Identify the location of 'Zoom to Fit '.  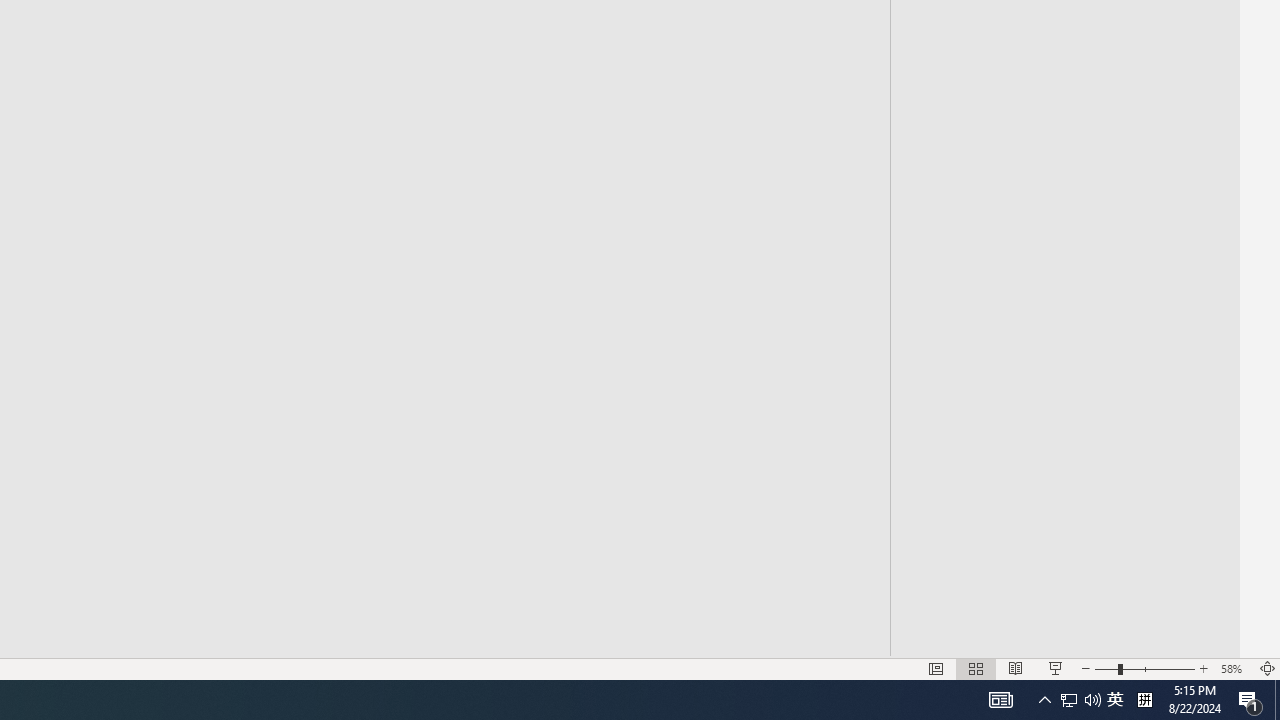
(1266, 669).